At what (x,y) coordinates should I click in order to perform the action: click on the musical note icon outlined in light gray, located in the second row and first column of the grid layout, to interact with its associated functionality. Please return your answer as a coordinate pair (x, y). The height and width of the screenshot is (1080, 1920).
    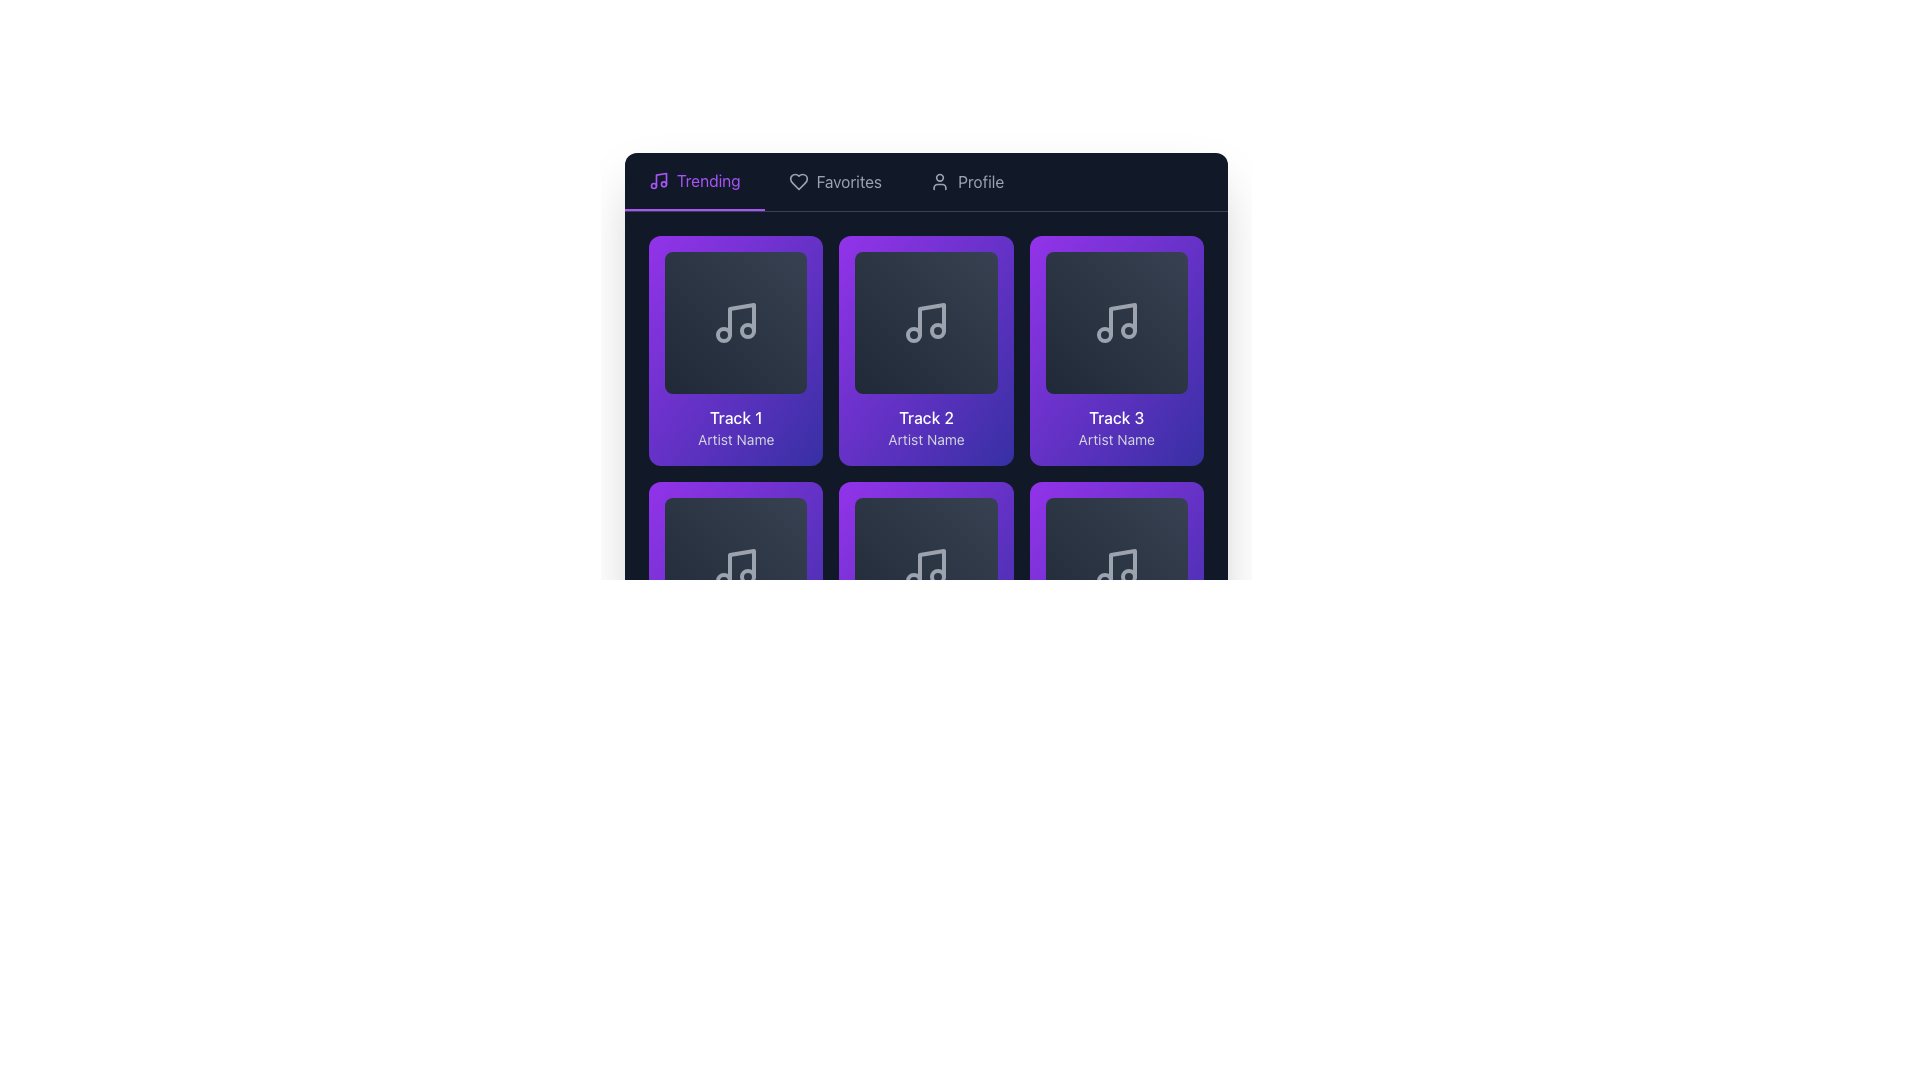
    Looking at the image, I should click on (735, 569).